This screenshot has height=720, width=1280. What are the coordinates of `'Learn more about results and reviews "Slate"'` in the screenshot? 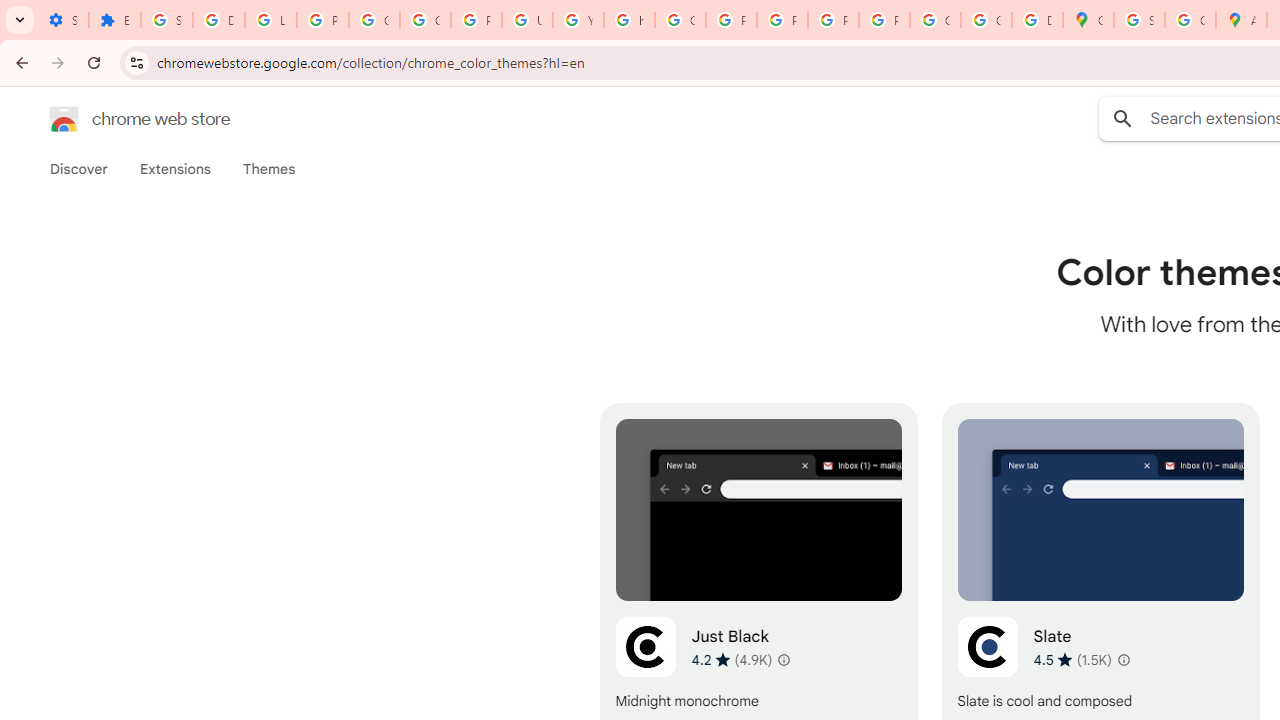 It's located at (1123, 659).